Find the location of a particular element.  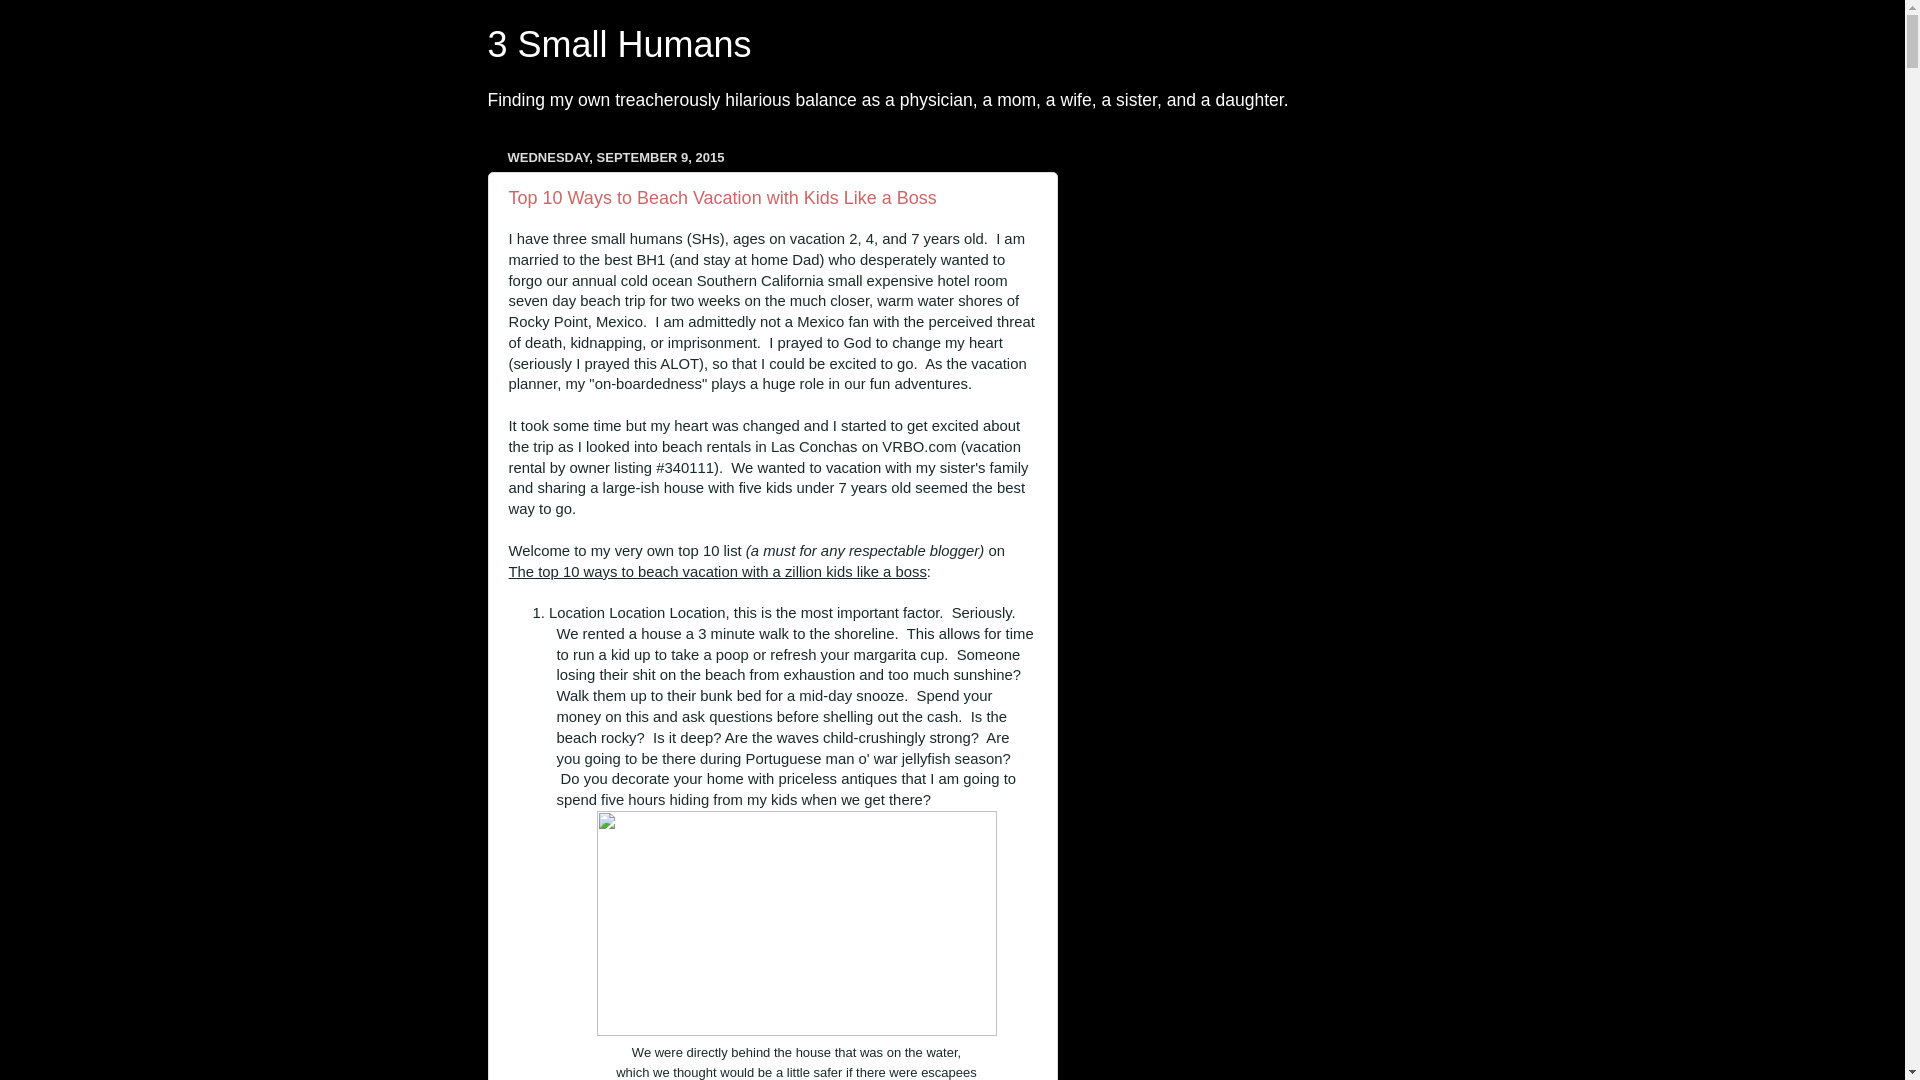

'Top 10 Ways to Beach Vacation with Kids Like a Boss' is located at coordinates (720, 197).